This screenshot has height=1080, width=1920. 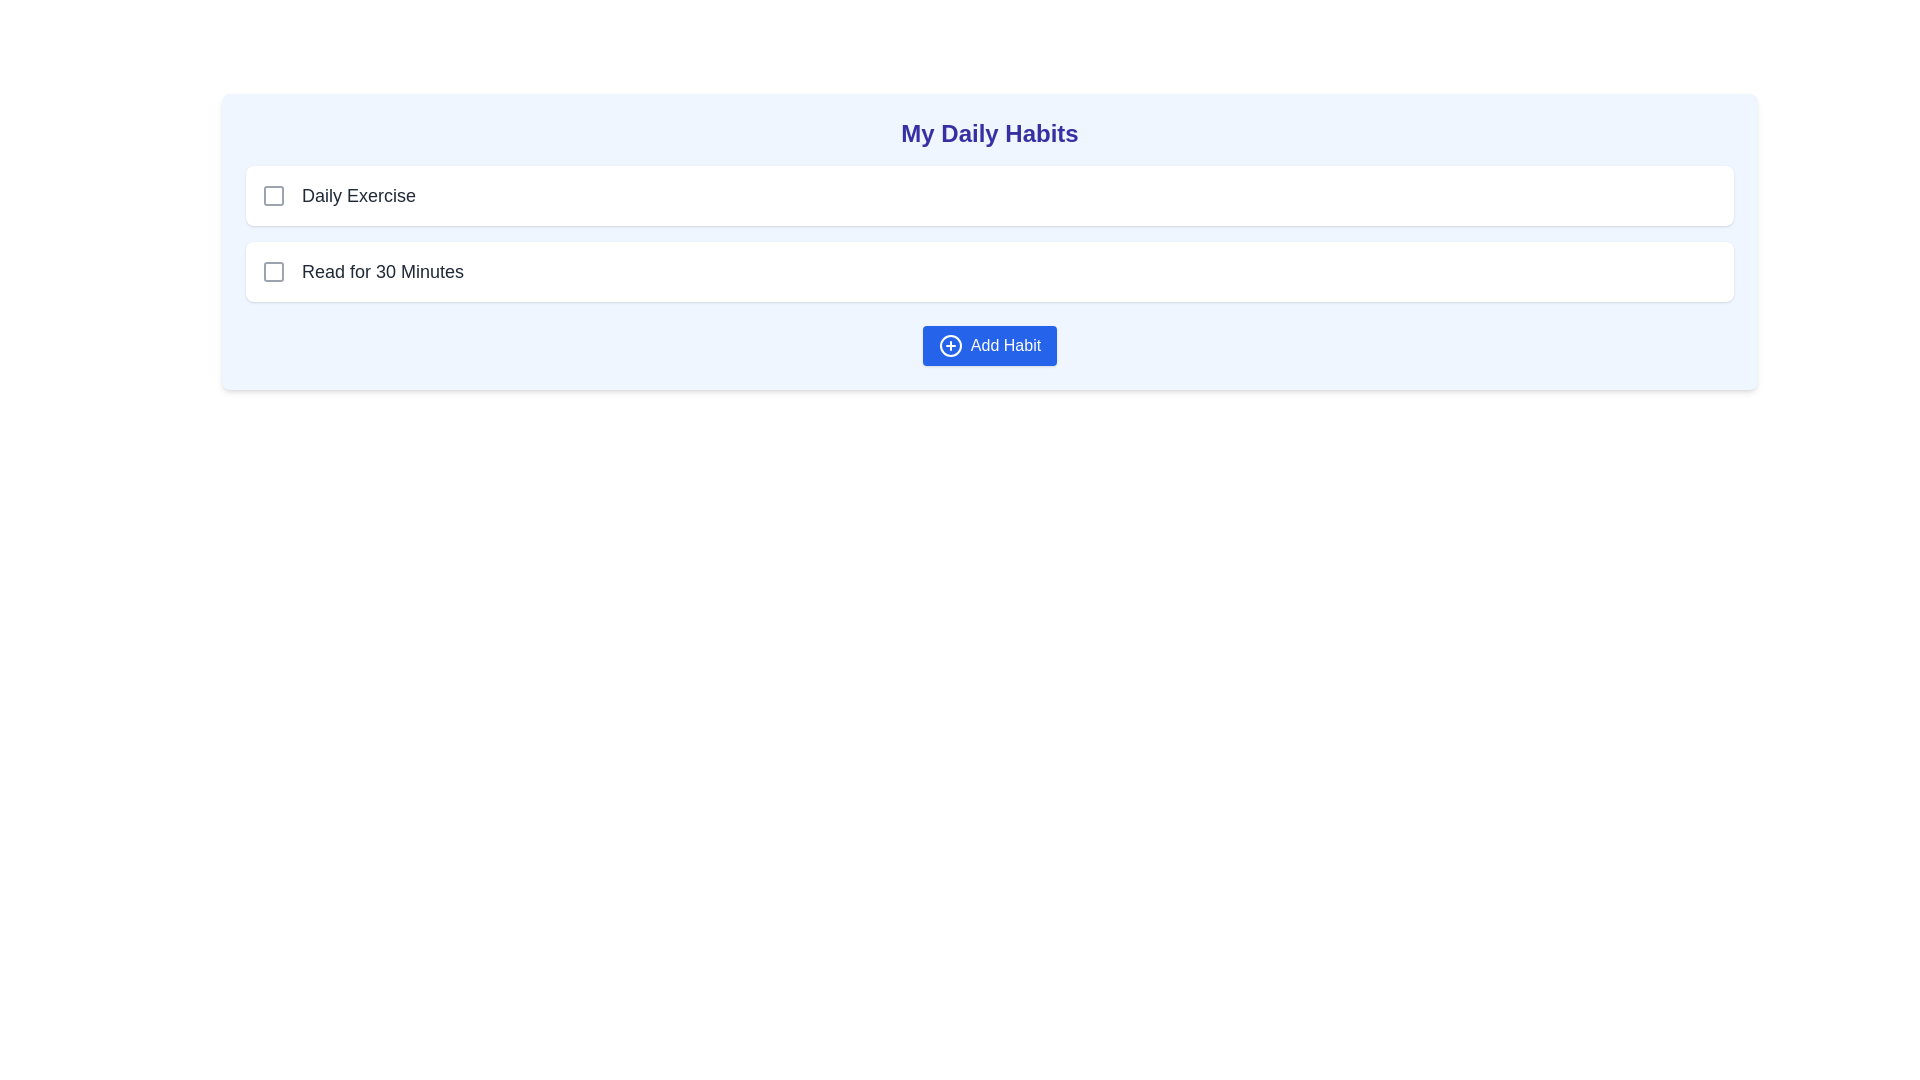 I want to click on the small rounded square SVG element located to the left of the 'Read for 30 Minutes' text in the 'My Daily Habits' section, so click(x=272, y=272).